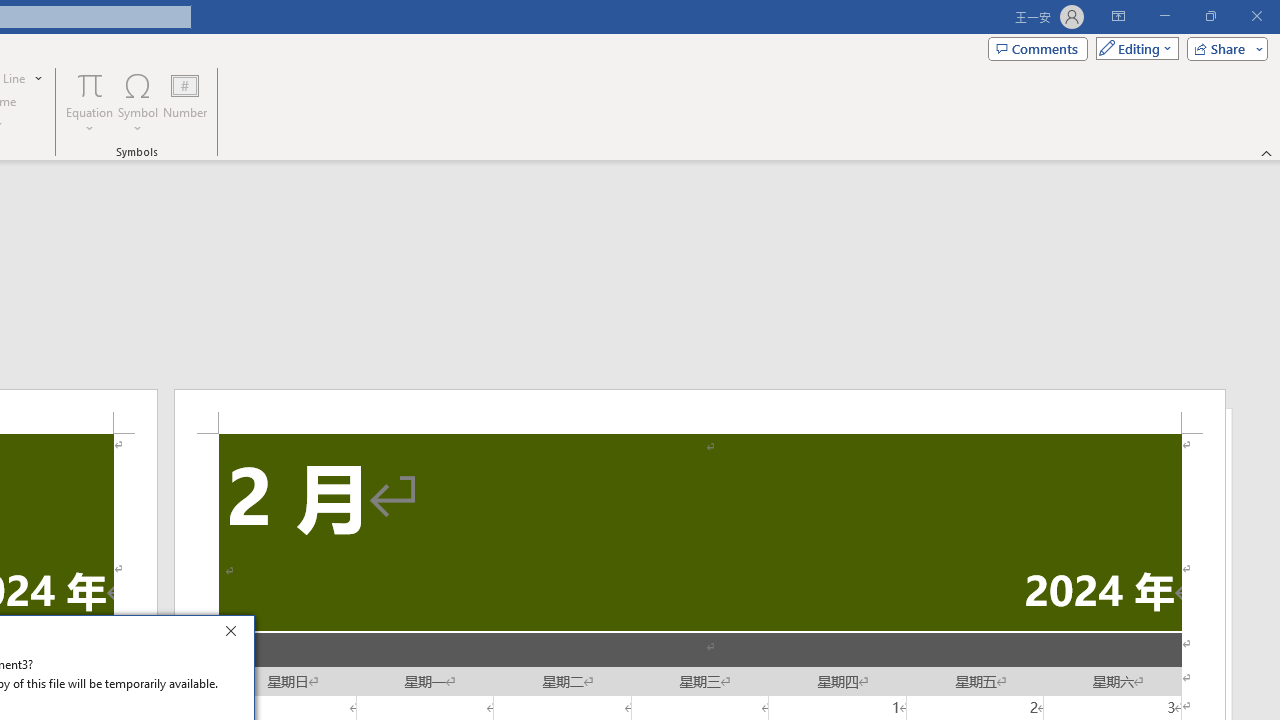 This screenshot has width=1280, height=720. I want to click on 'Comments', so click(1038, 47).